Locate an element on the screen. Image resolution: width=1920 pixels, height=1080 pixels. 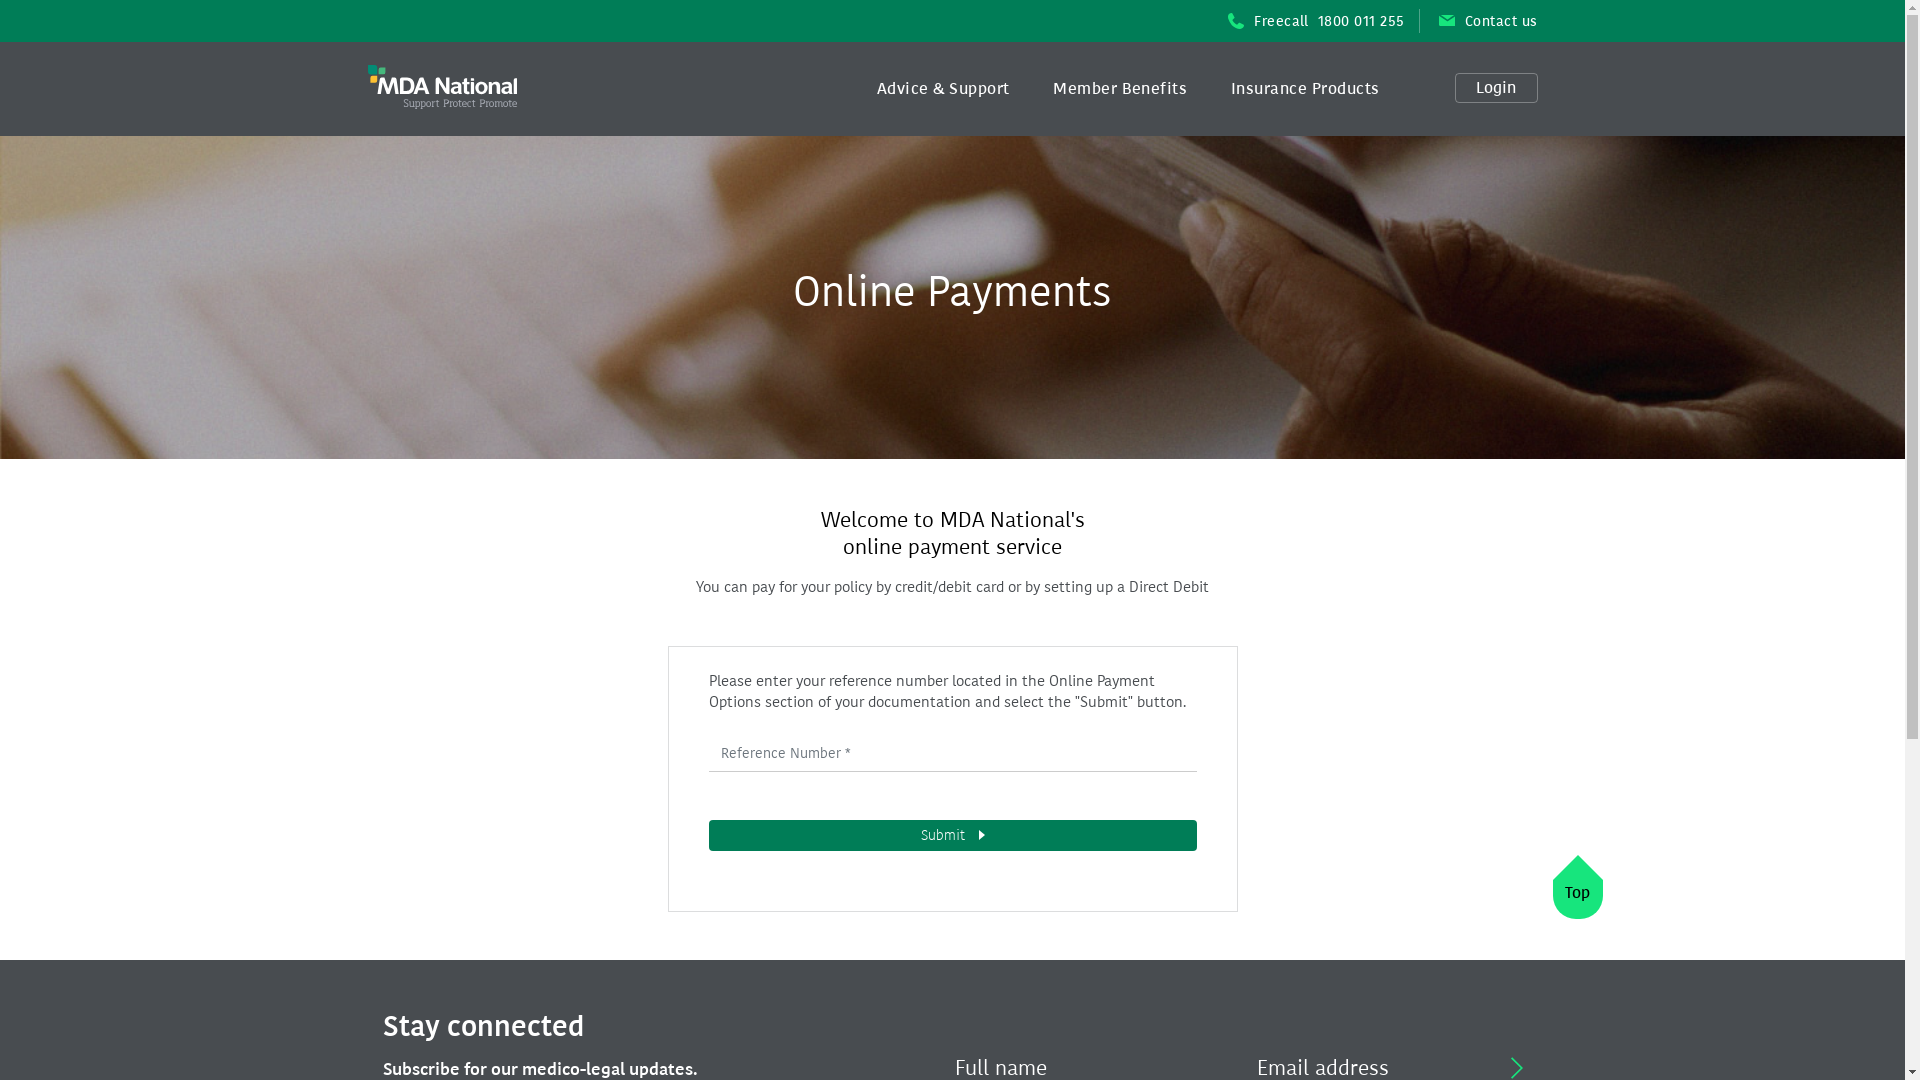
'Advice & Support' is located at coordinates (942, 87).